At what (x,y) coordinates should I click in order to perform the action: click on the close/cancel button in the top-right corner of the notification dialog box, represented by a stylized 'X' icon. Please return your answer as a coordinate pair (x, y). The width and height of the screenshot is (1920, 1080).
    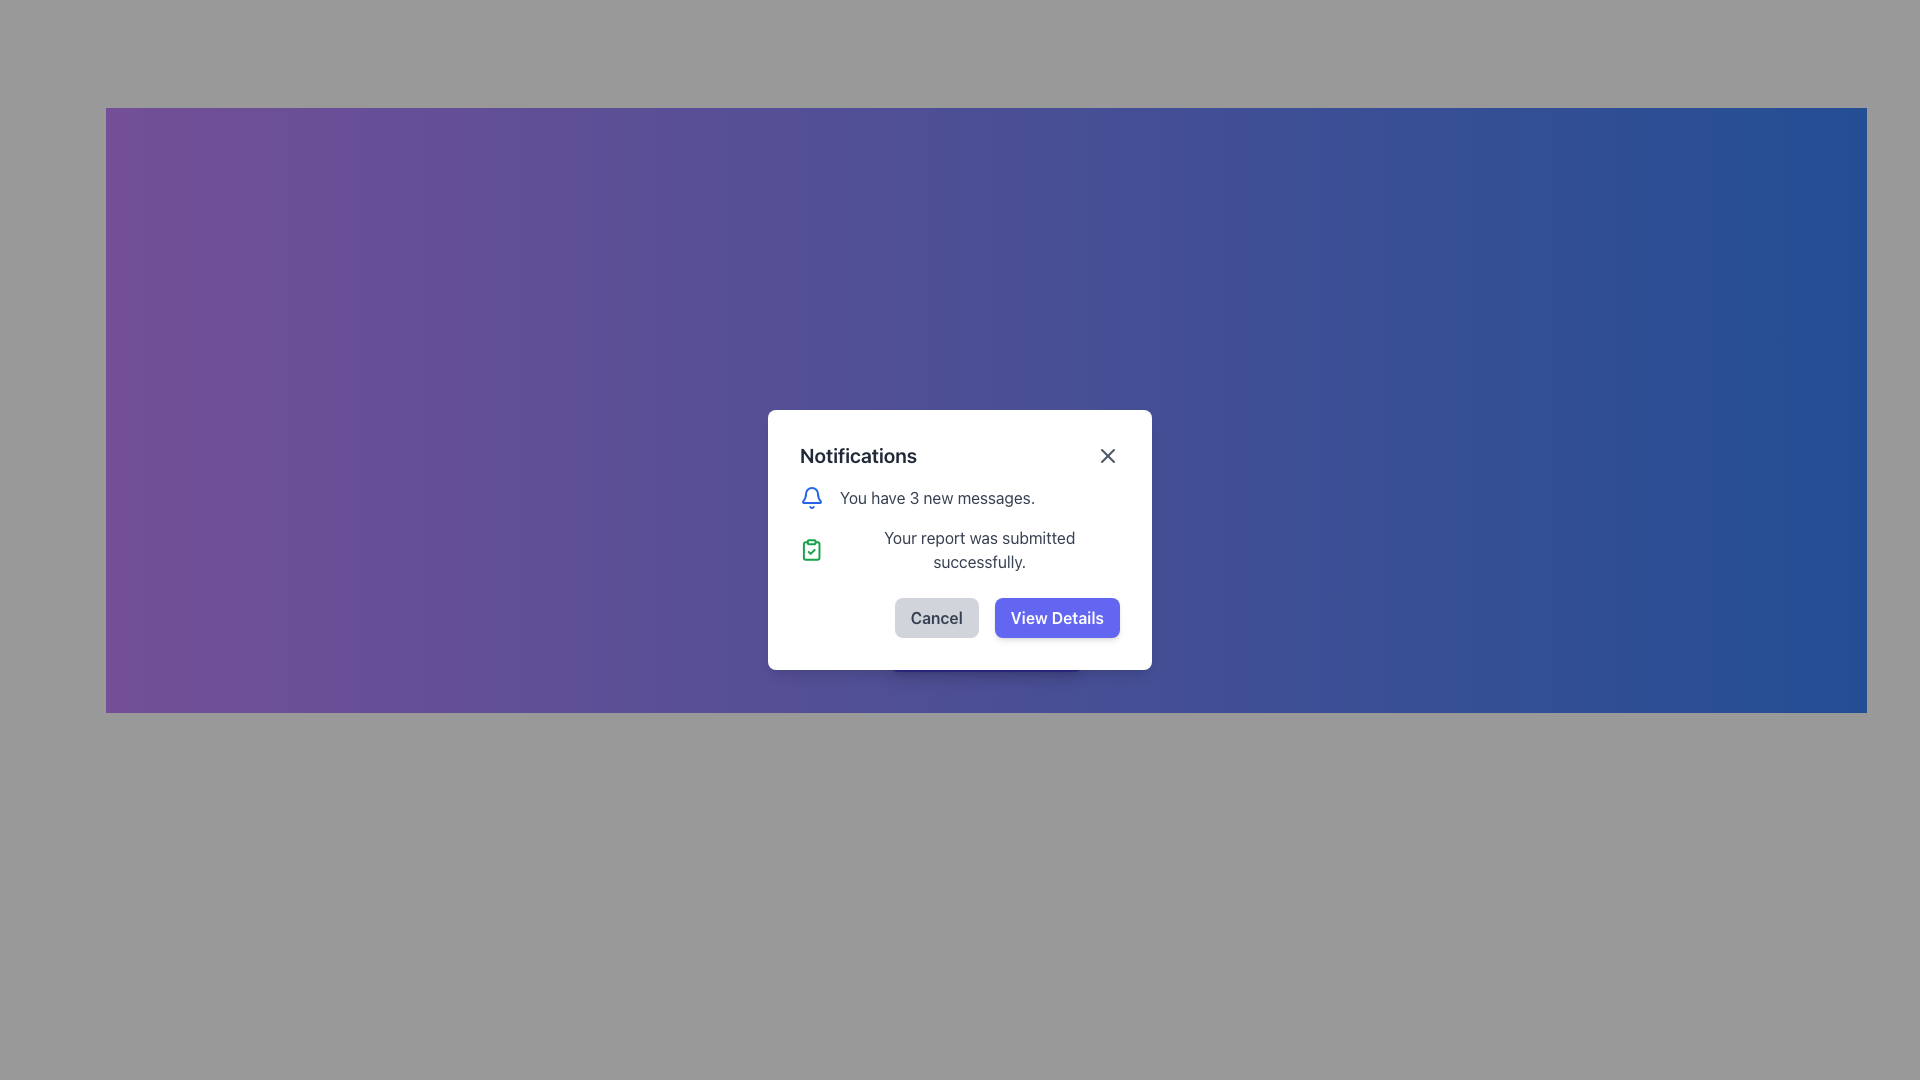
    Looking at the image, I should click on (1107, 455).